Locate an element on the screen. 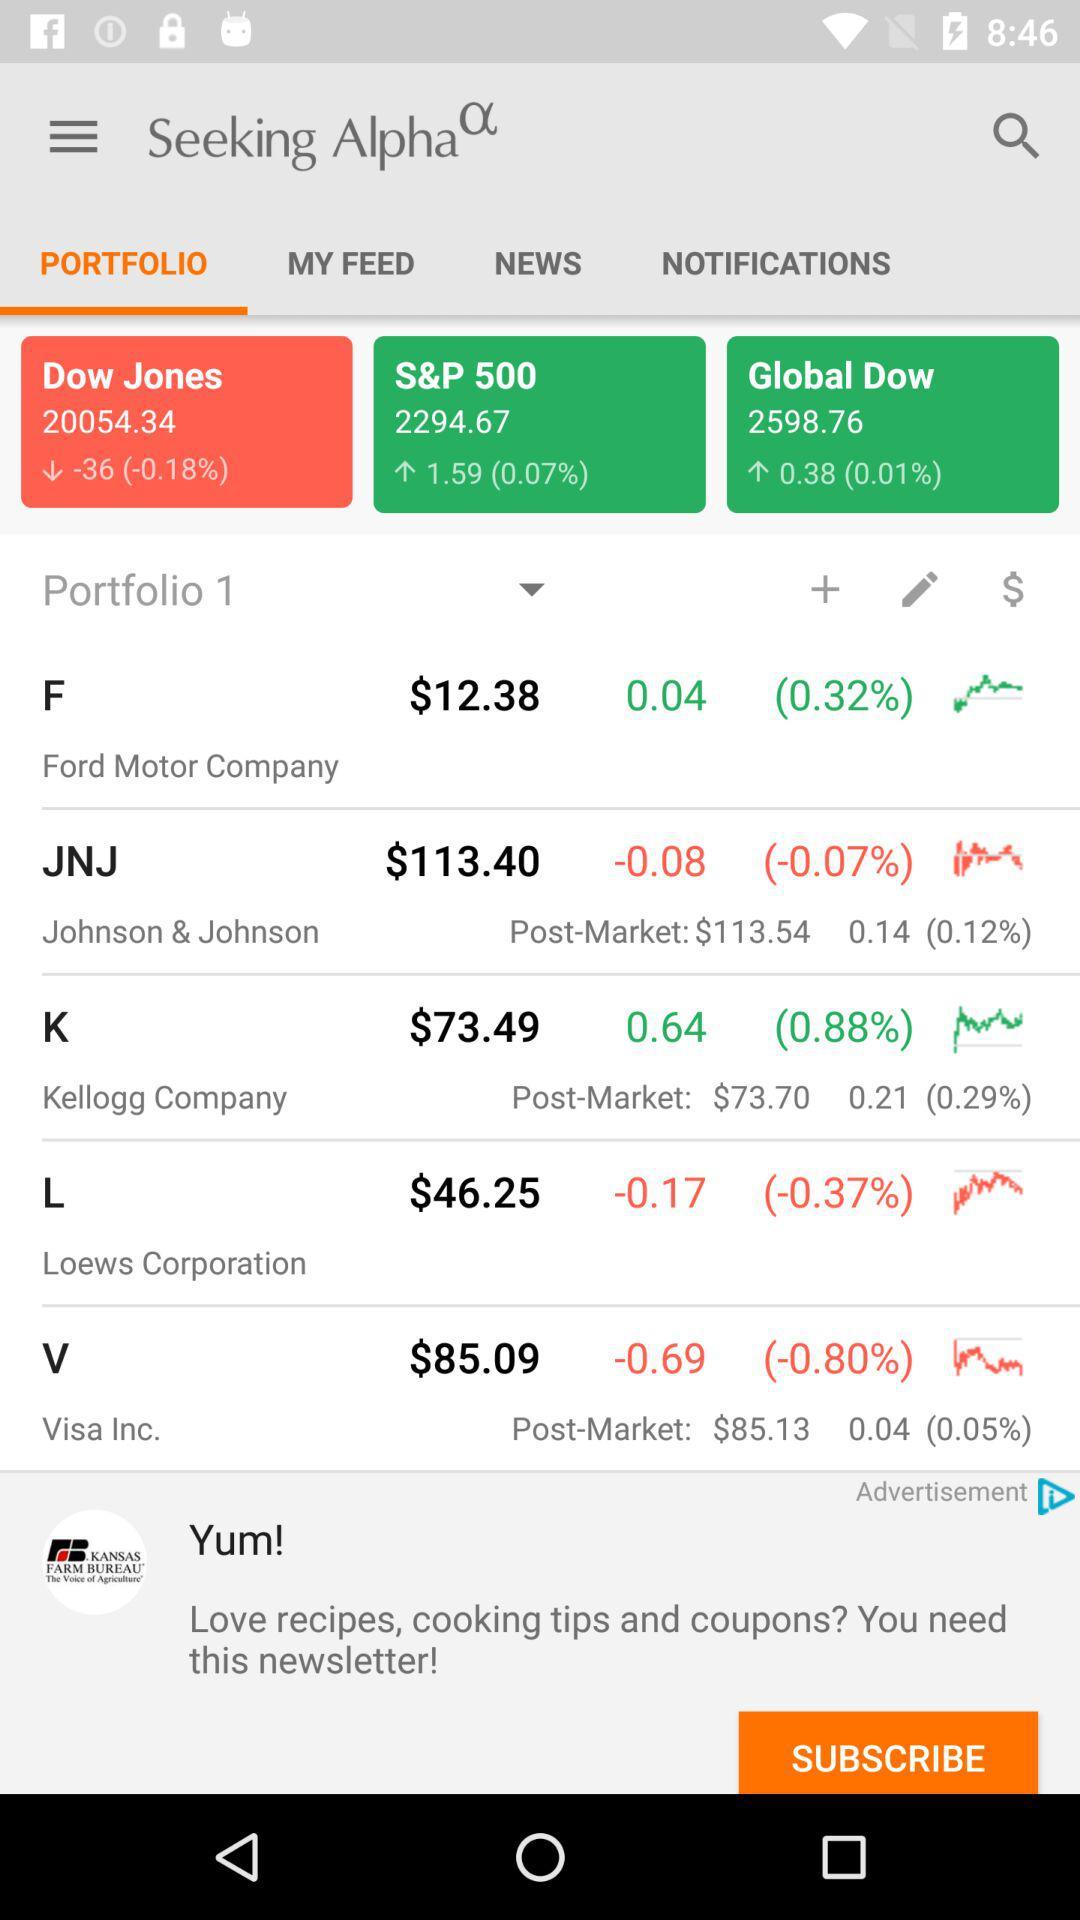 This screenshot has width=1080, height=1920. option for currency is located at coordinates (1014, 587).